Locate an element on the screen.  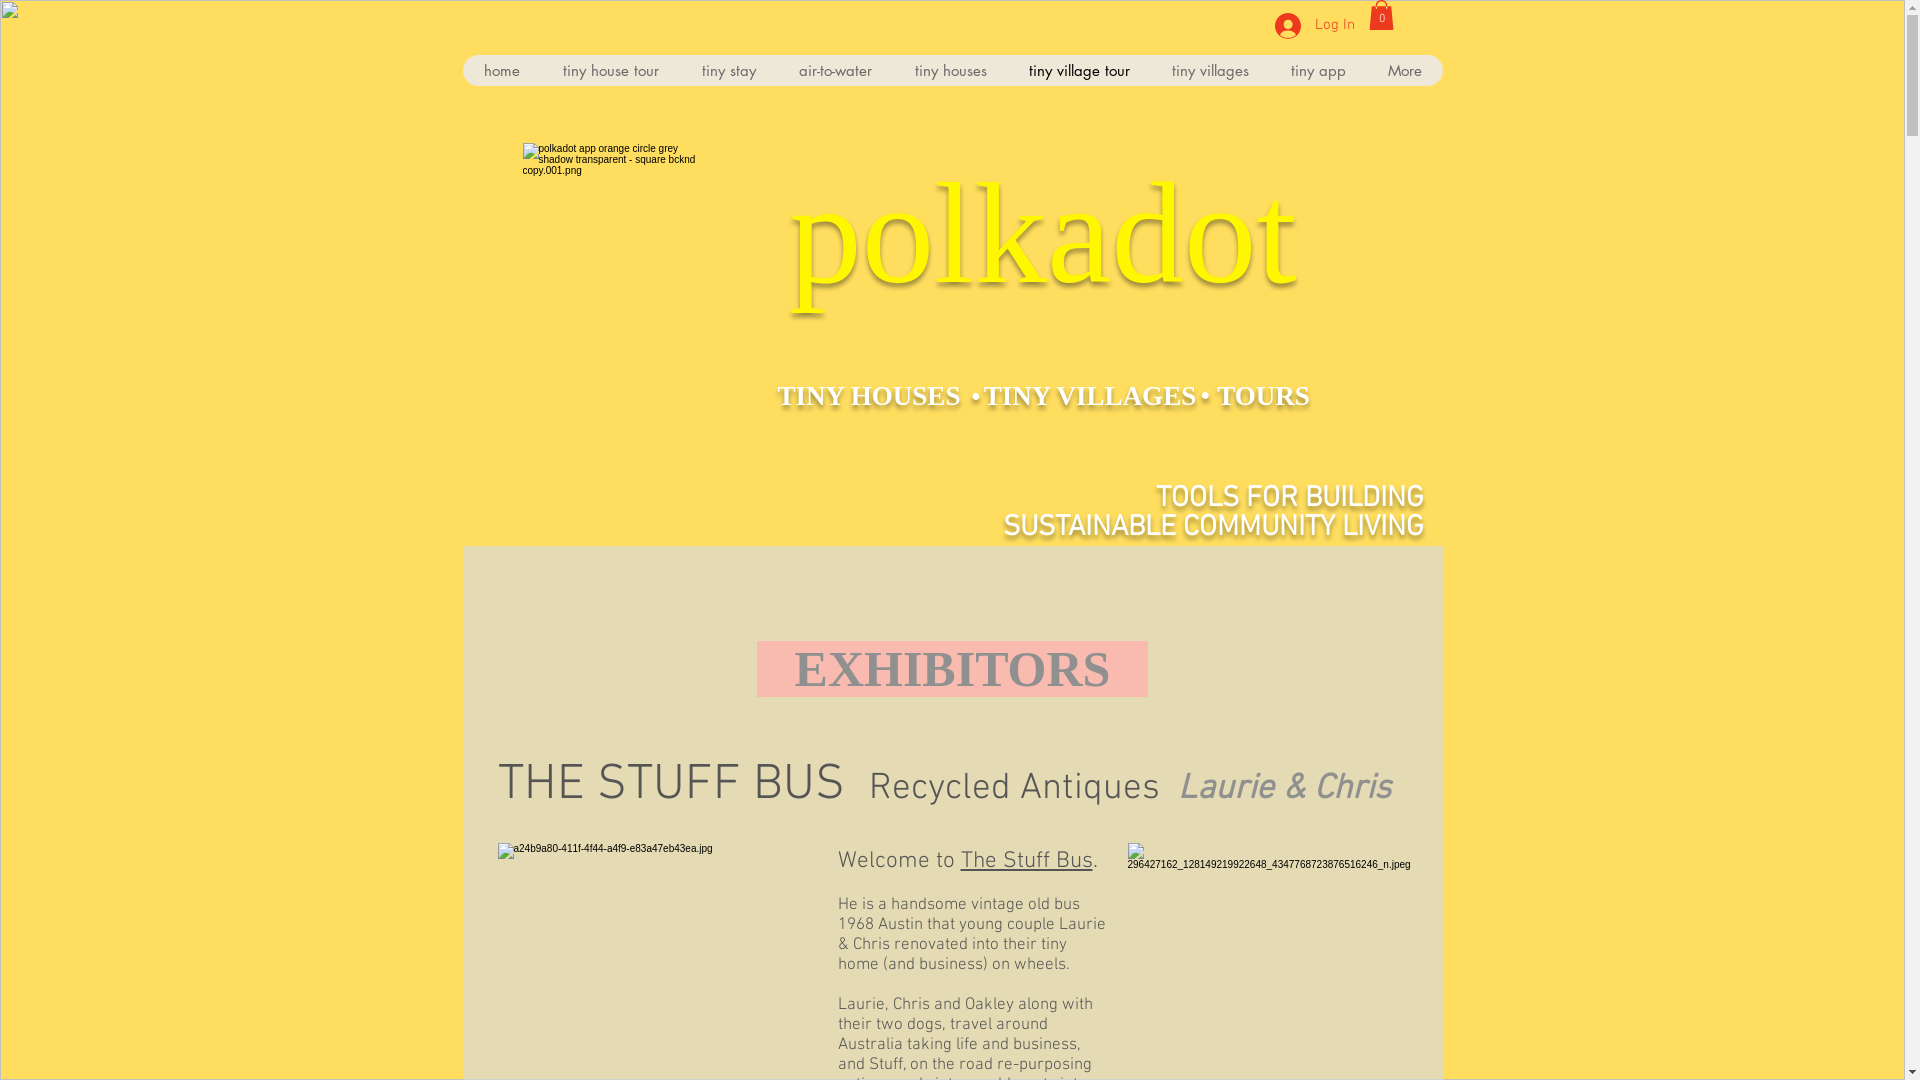
'tiny app' is located at coordinates (1318, 69).